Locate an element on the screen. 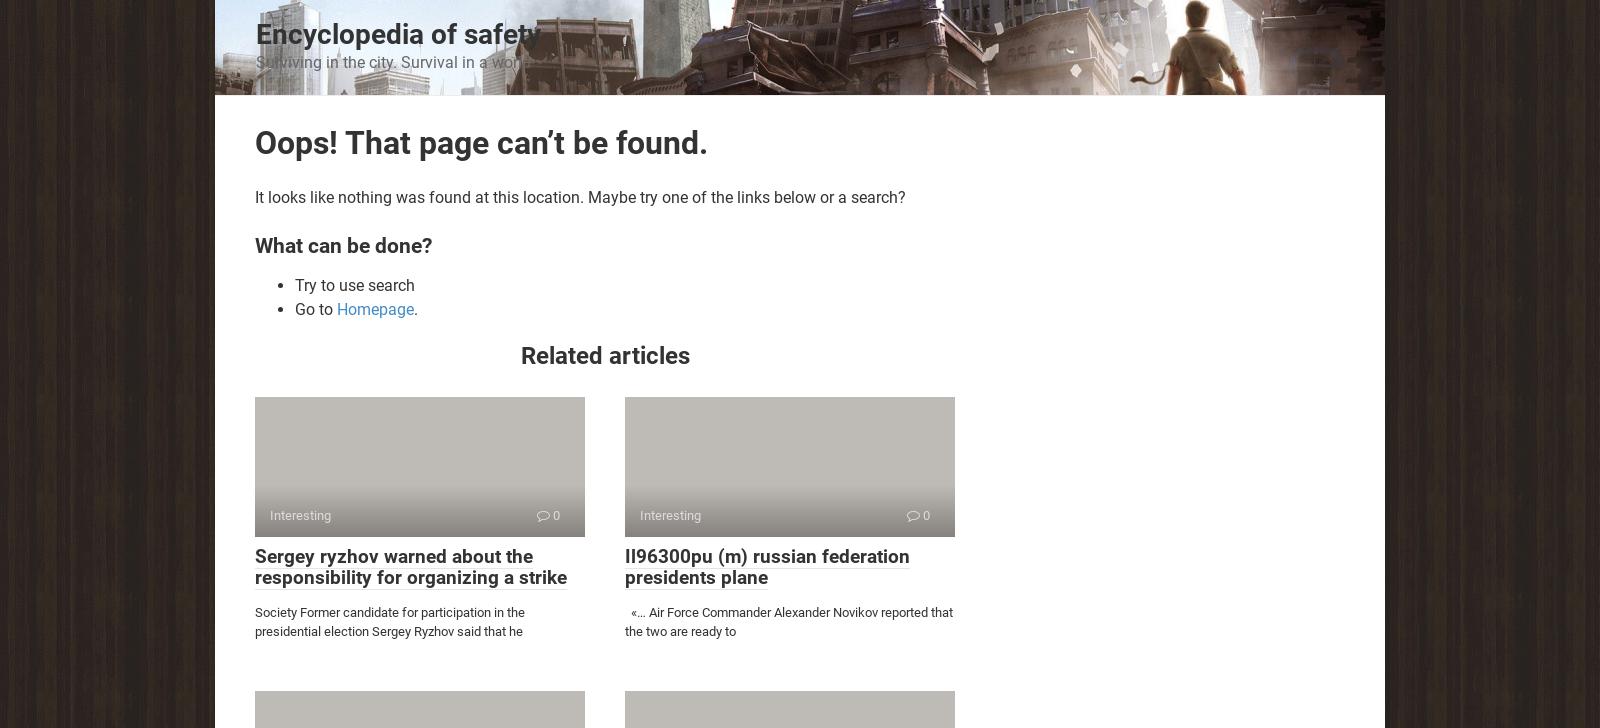  'Oops! That page can’t be found.' is located at coordinates (480, 142).